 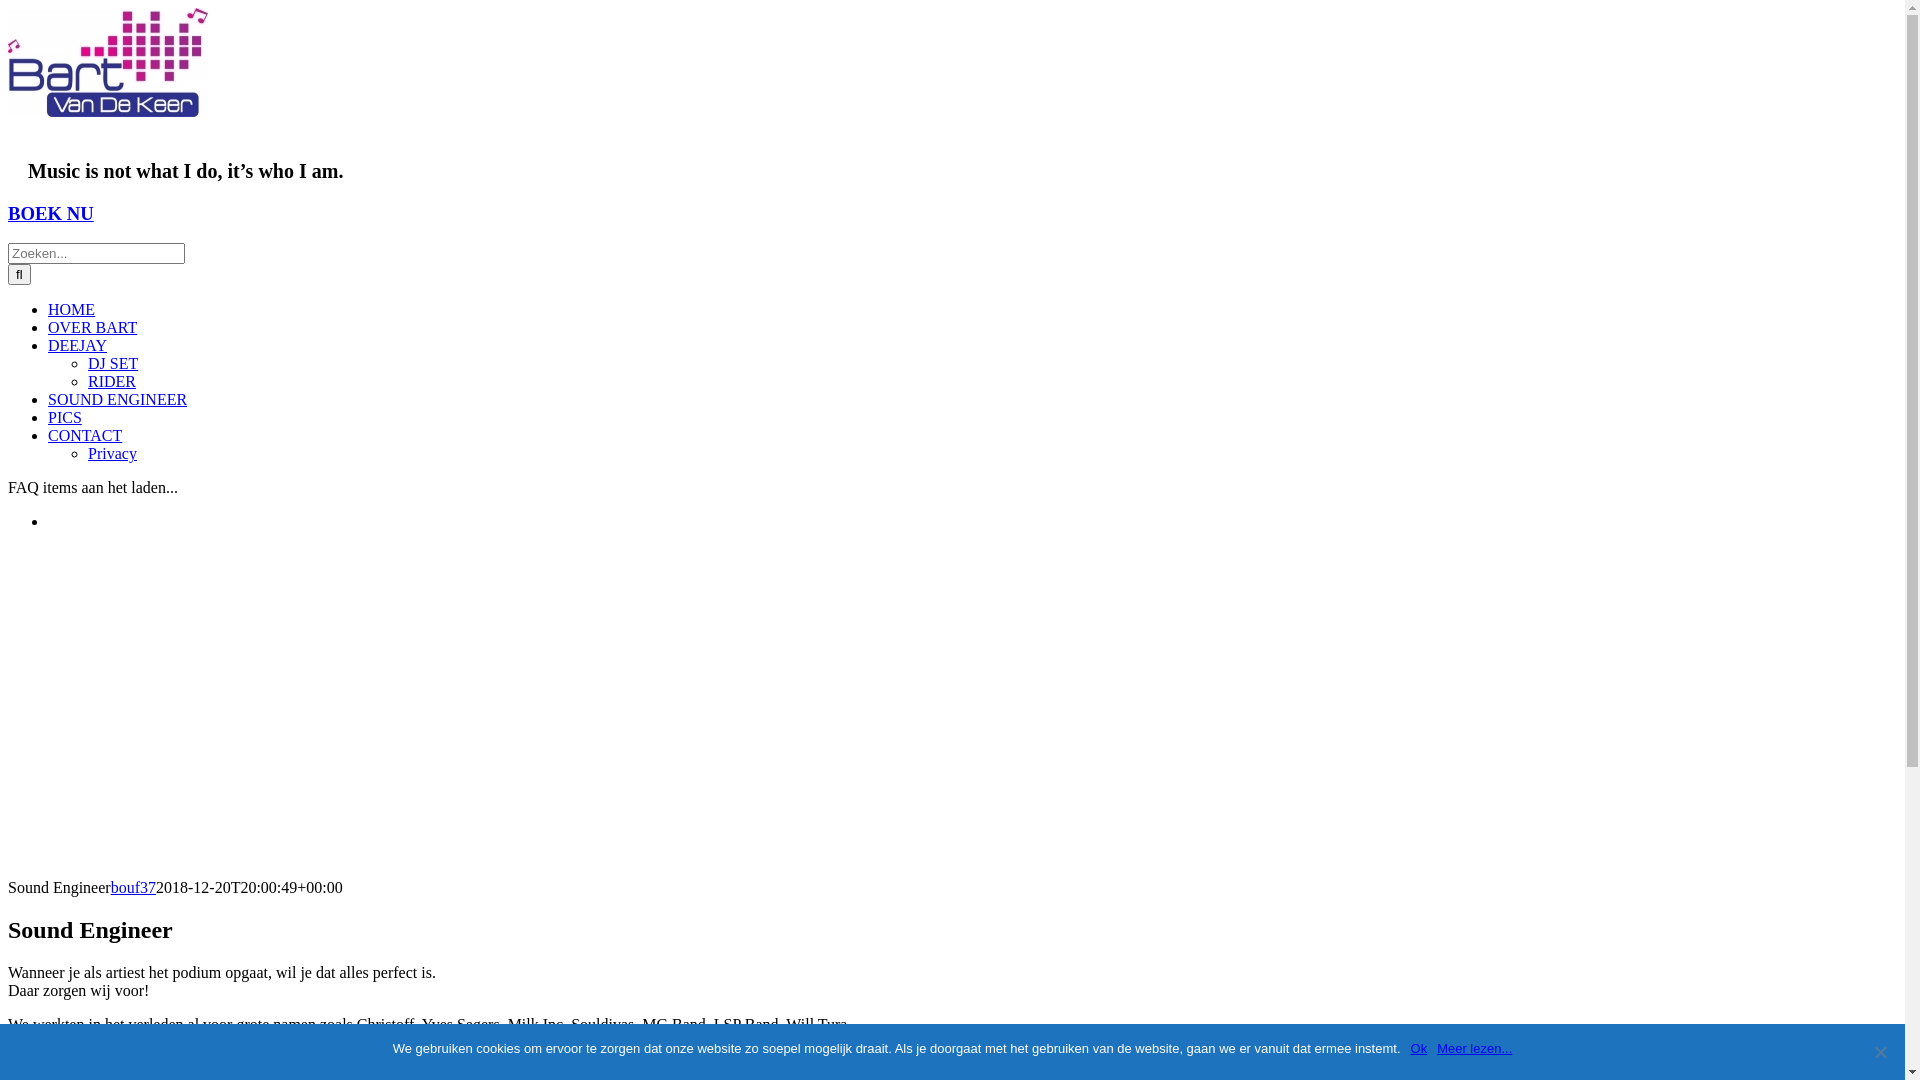 I want to click on 'Meer lezen...', so click(x=1474, y=1048).